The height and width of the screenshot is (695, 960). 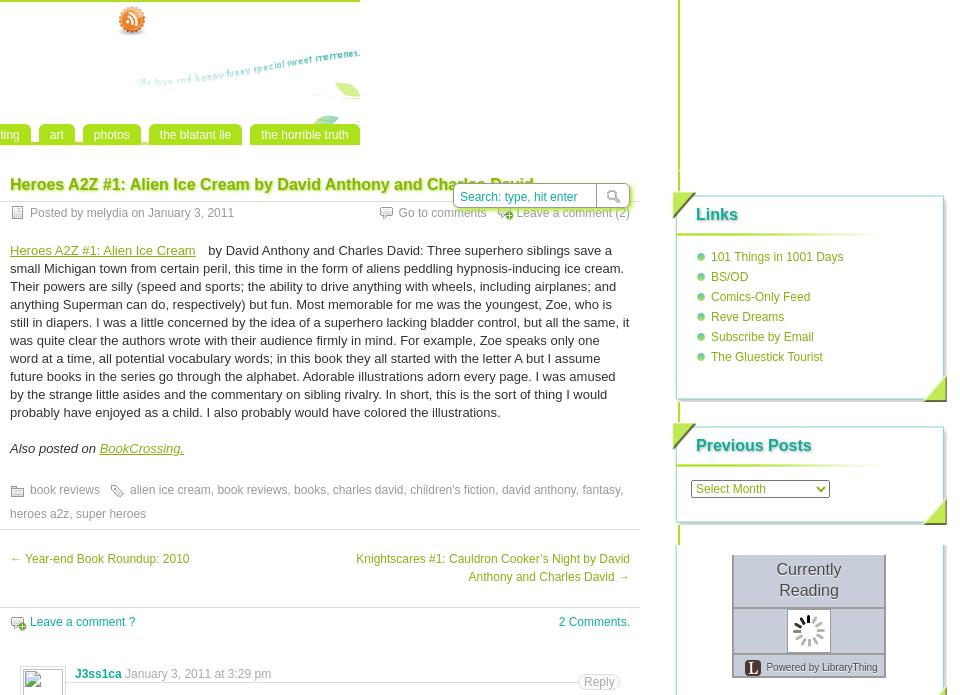 What do you see at coordinates (28, 212) in the screenshot?
I see `'Posted by melydia on January 3, 2011'` at bounding box center [28, 212].